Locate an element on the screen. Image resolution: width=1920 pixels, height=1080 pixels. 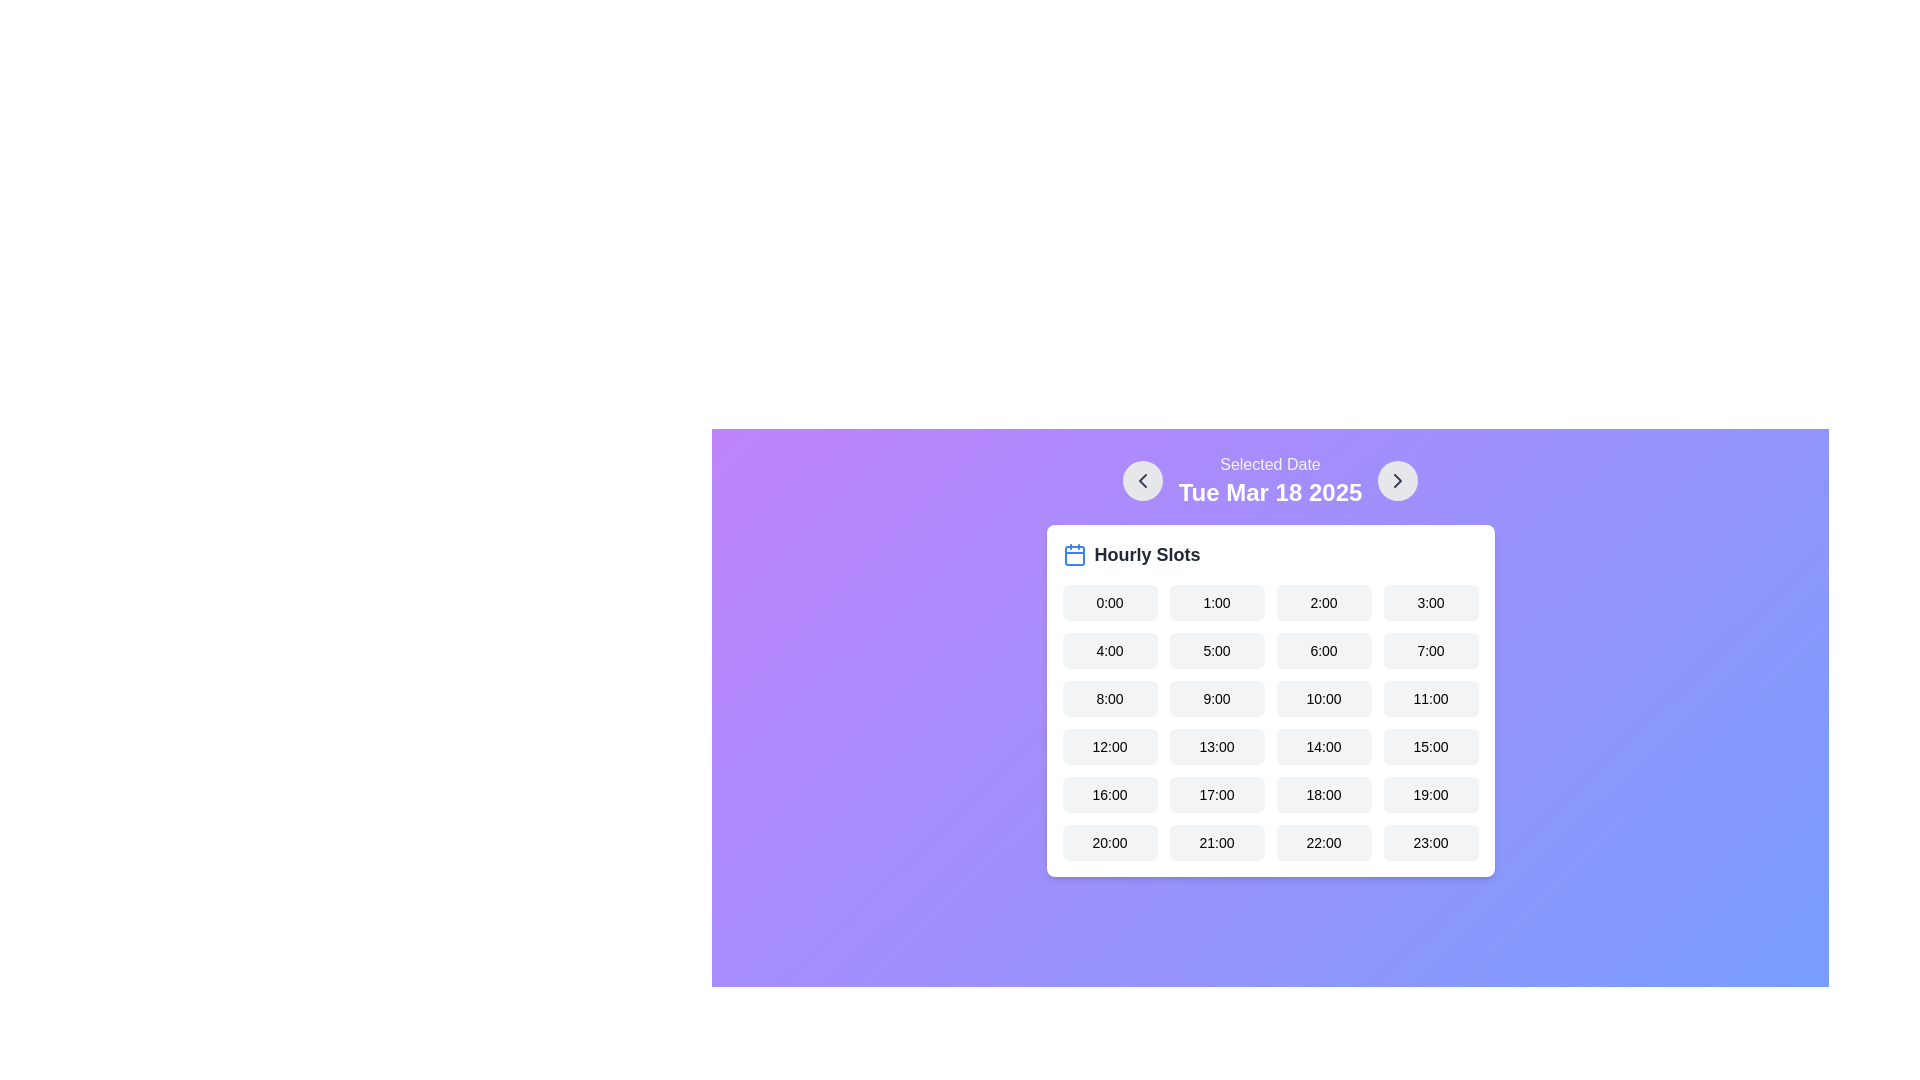
the button with the text '4:00', which is part of a grid layout for hourly time slots, to change its background color to blue is located at coordinates (1108, 651).